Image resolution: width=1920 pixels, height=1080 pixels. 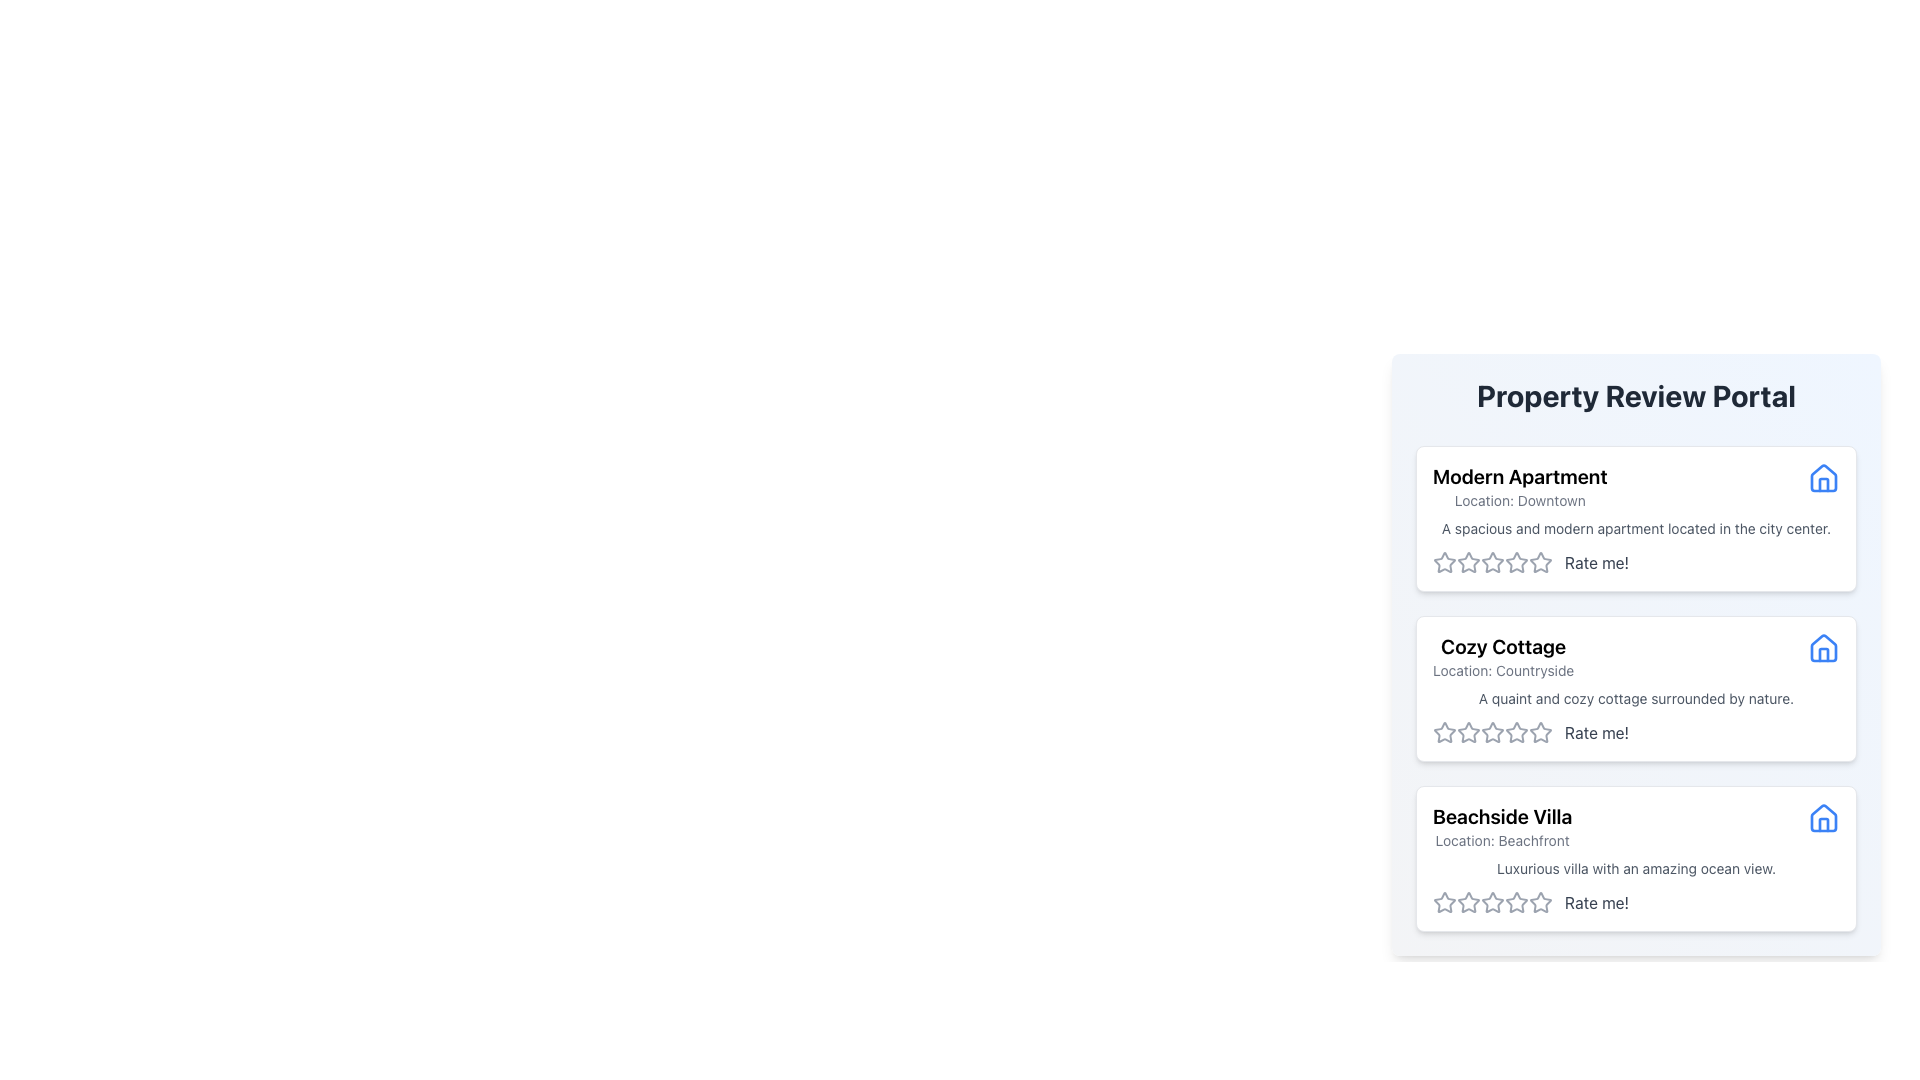 I want to click on the third star icon in the rating section for the 'Cozy Cottage' property, so click(x=1516, y=732).